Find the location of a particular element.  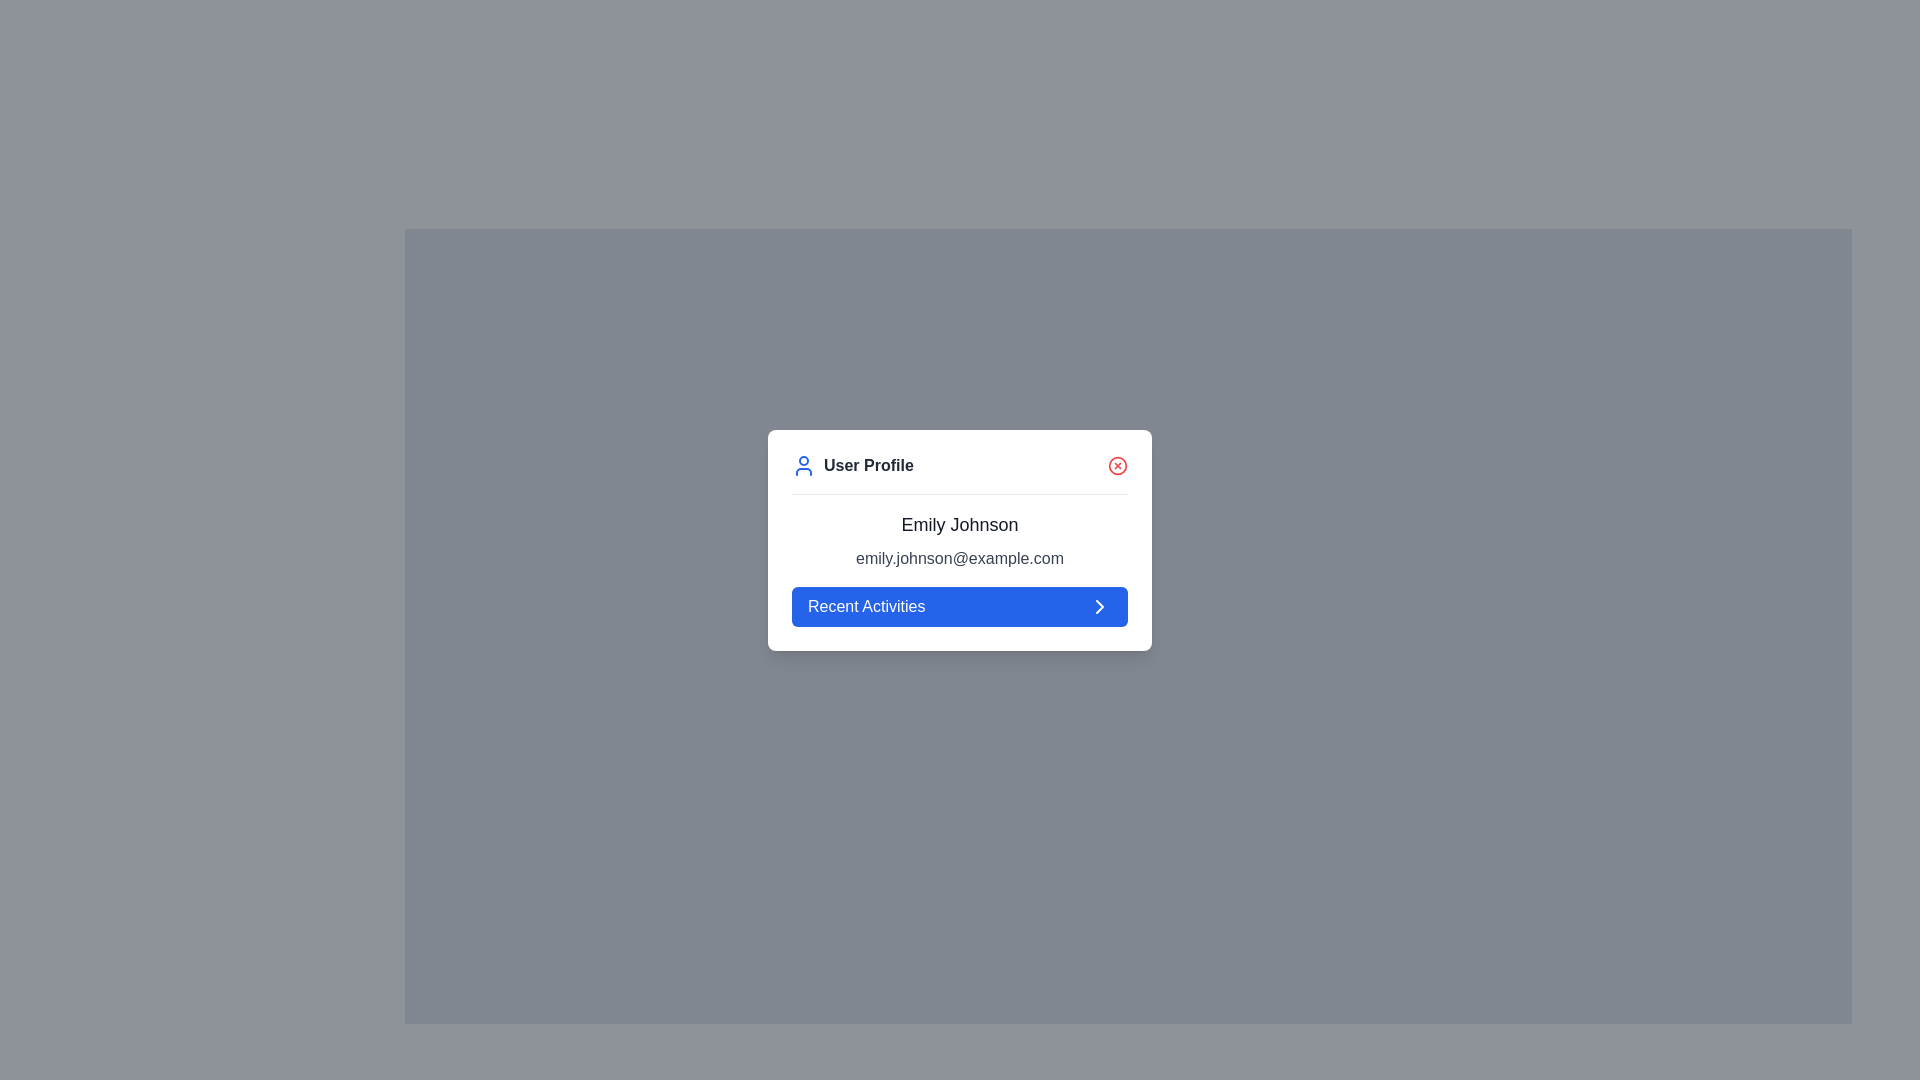

the red circular icon button with a cross, located next to the 'User Profile' heading is located at coordinates (1117, 465).